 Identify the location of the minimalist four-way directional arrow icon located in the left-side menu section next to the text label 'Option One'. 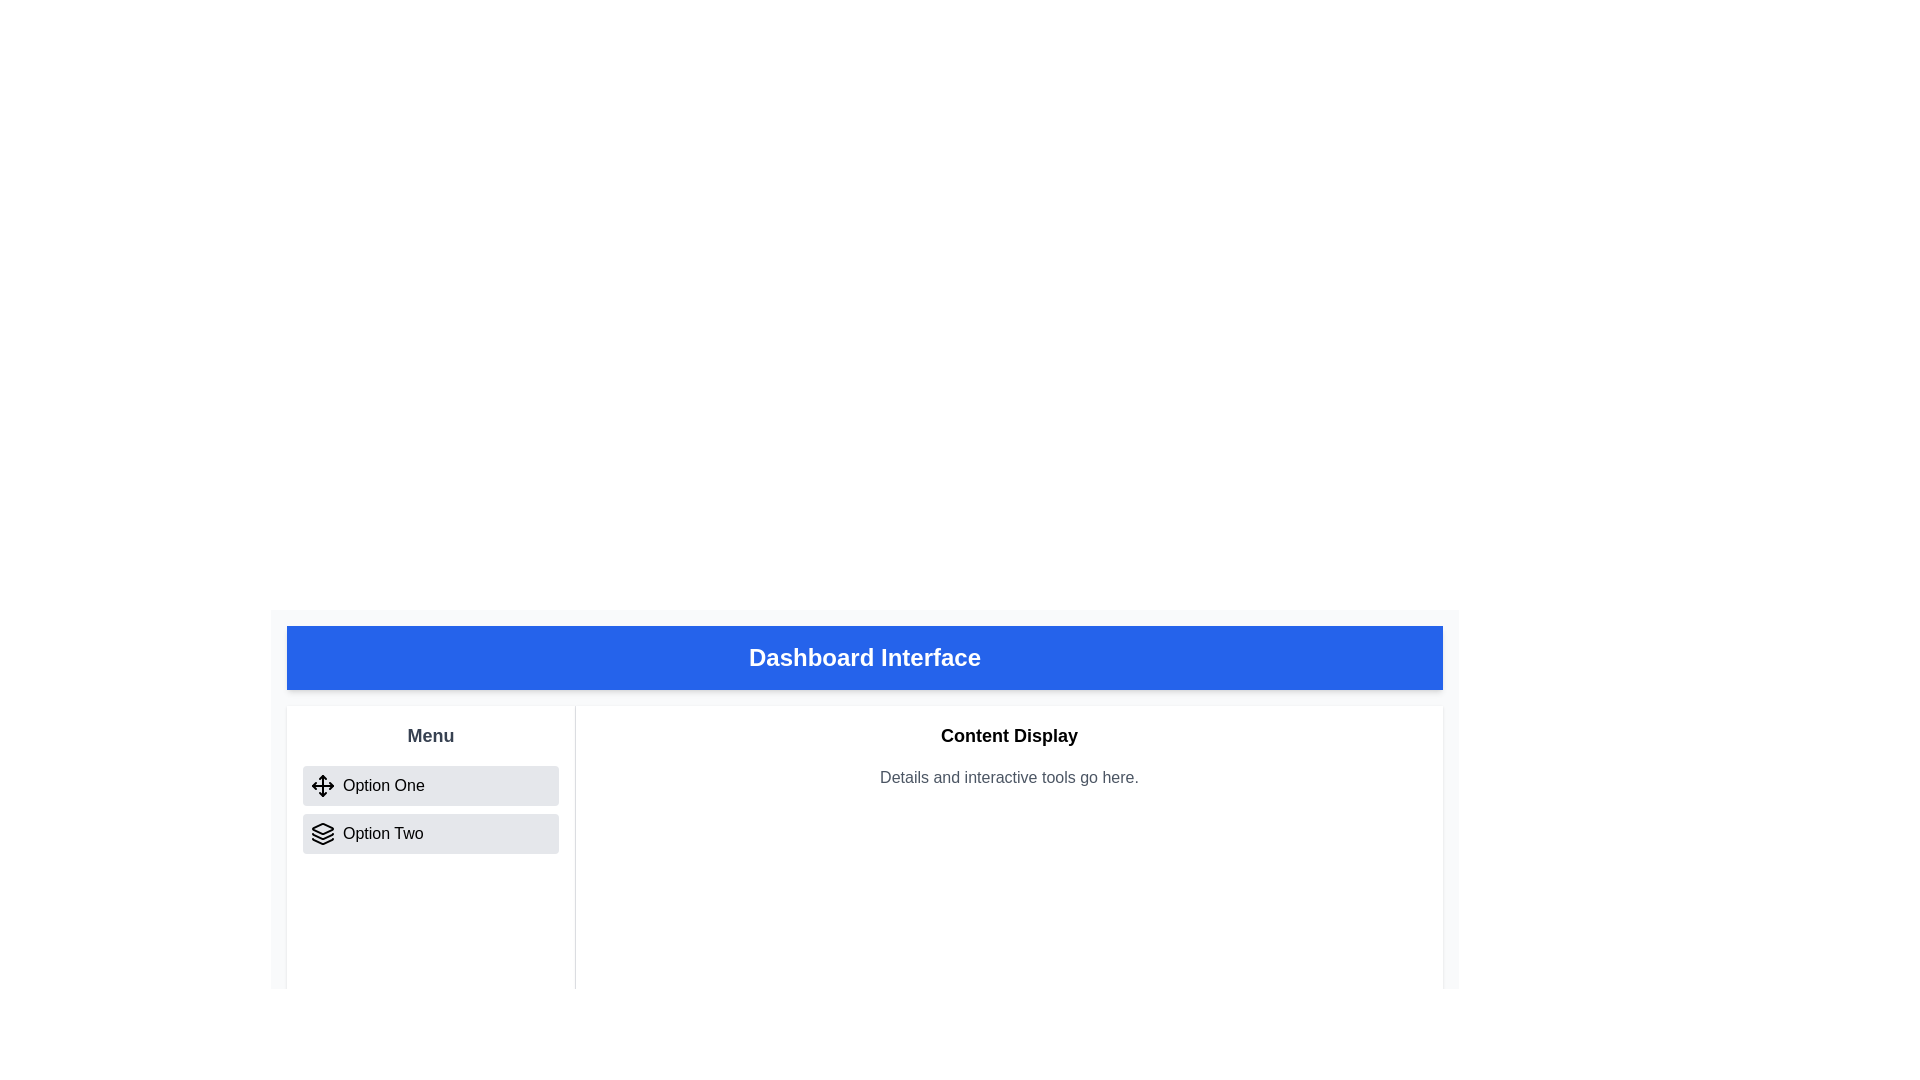
(322, 785).